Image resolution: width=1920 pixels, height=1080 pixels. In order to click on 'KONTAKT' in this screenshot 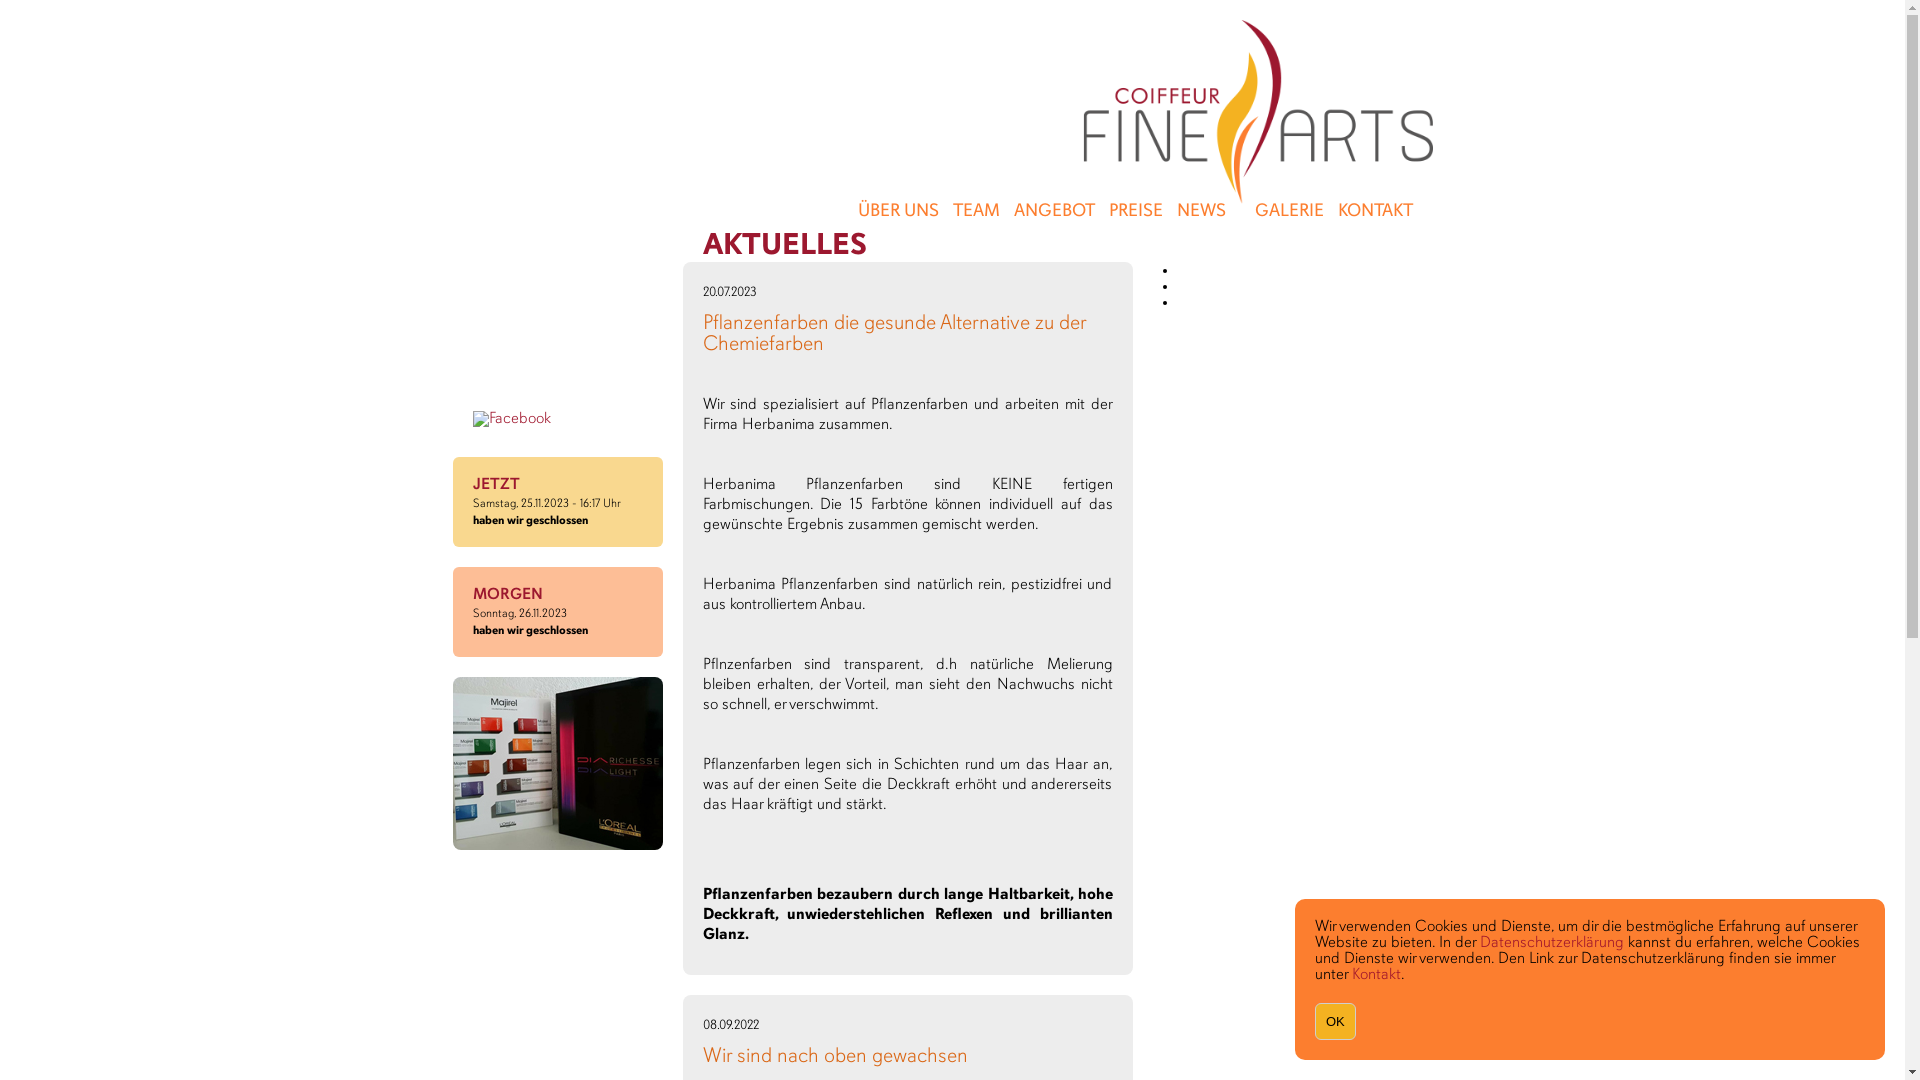, I will do `click(1374, 211)`.